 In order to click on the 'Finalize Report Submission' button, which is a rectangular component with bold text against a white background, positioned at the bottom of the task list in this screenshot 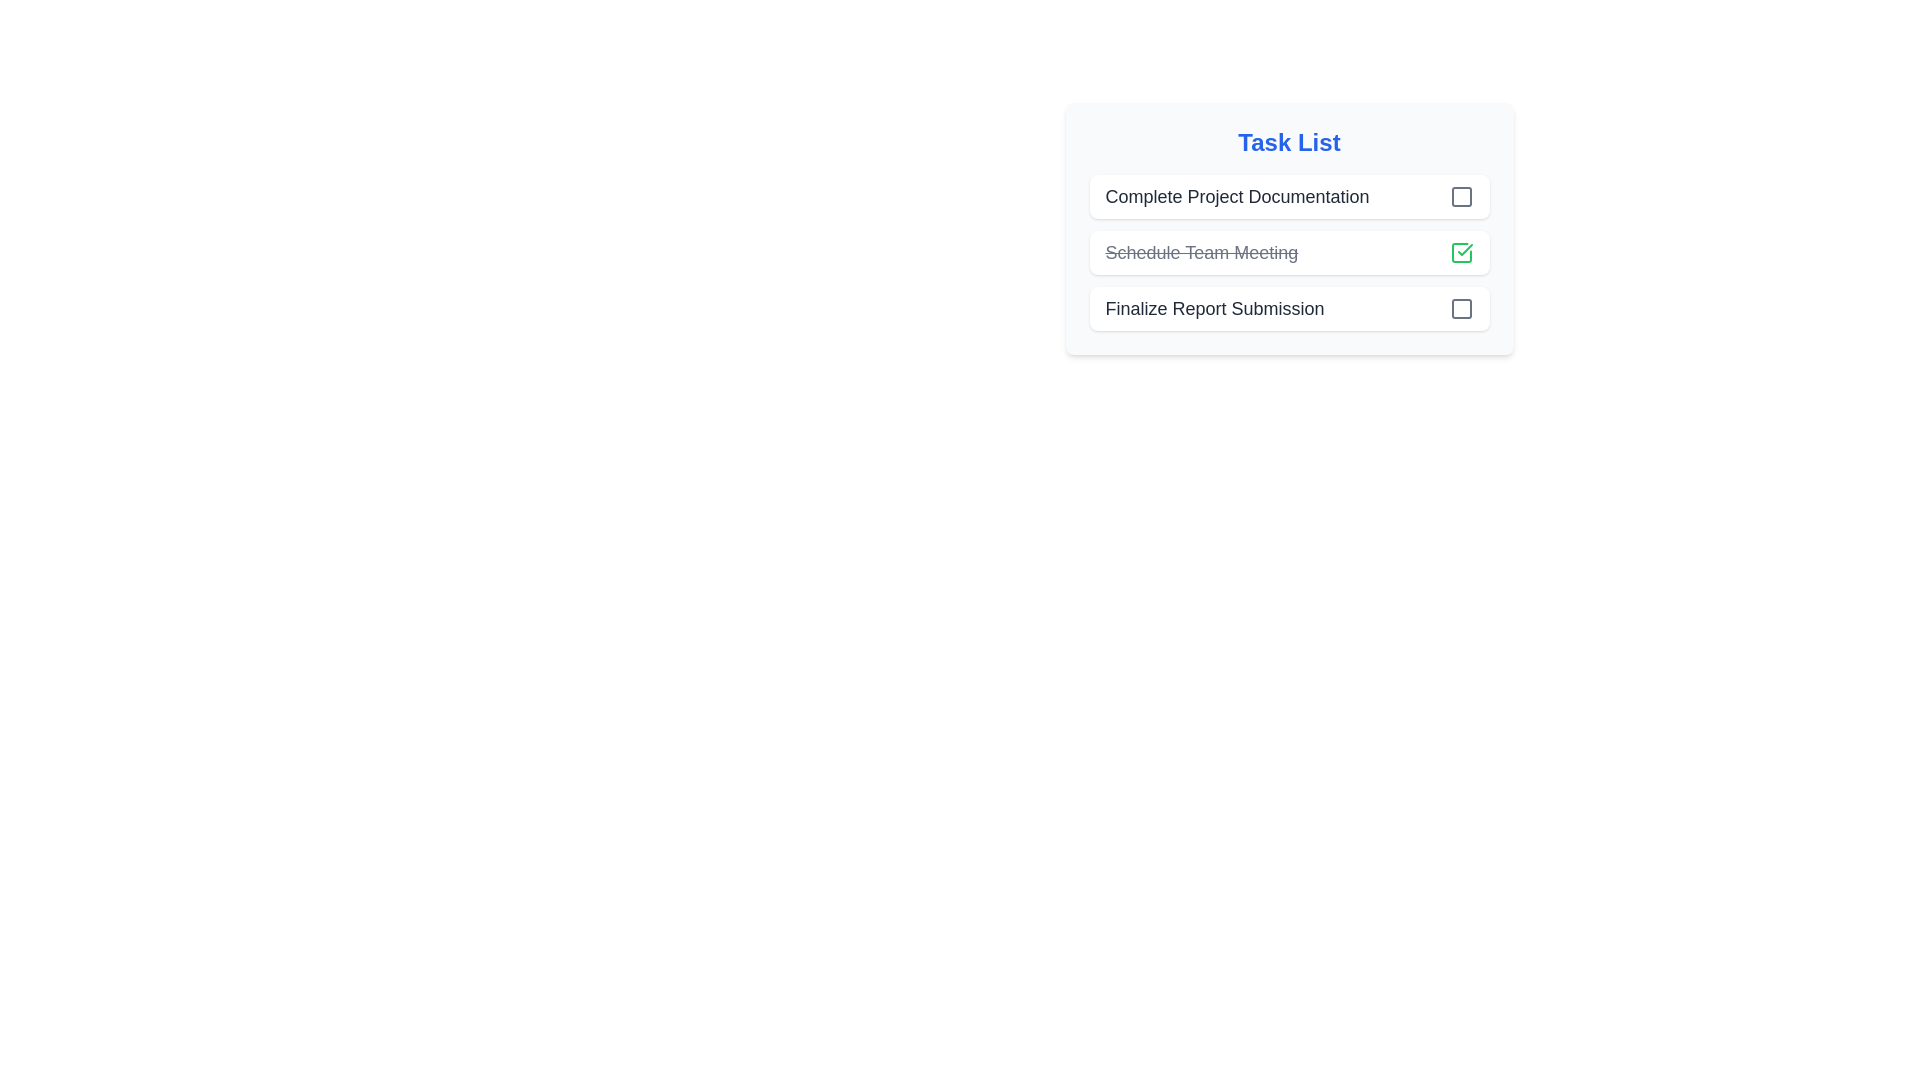, I will do `click(1289, 308)`.